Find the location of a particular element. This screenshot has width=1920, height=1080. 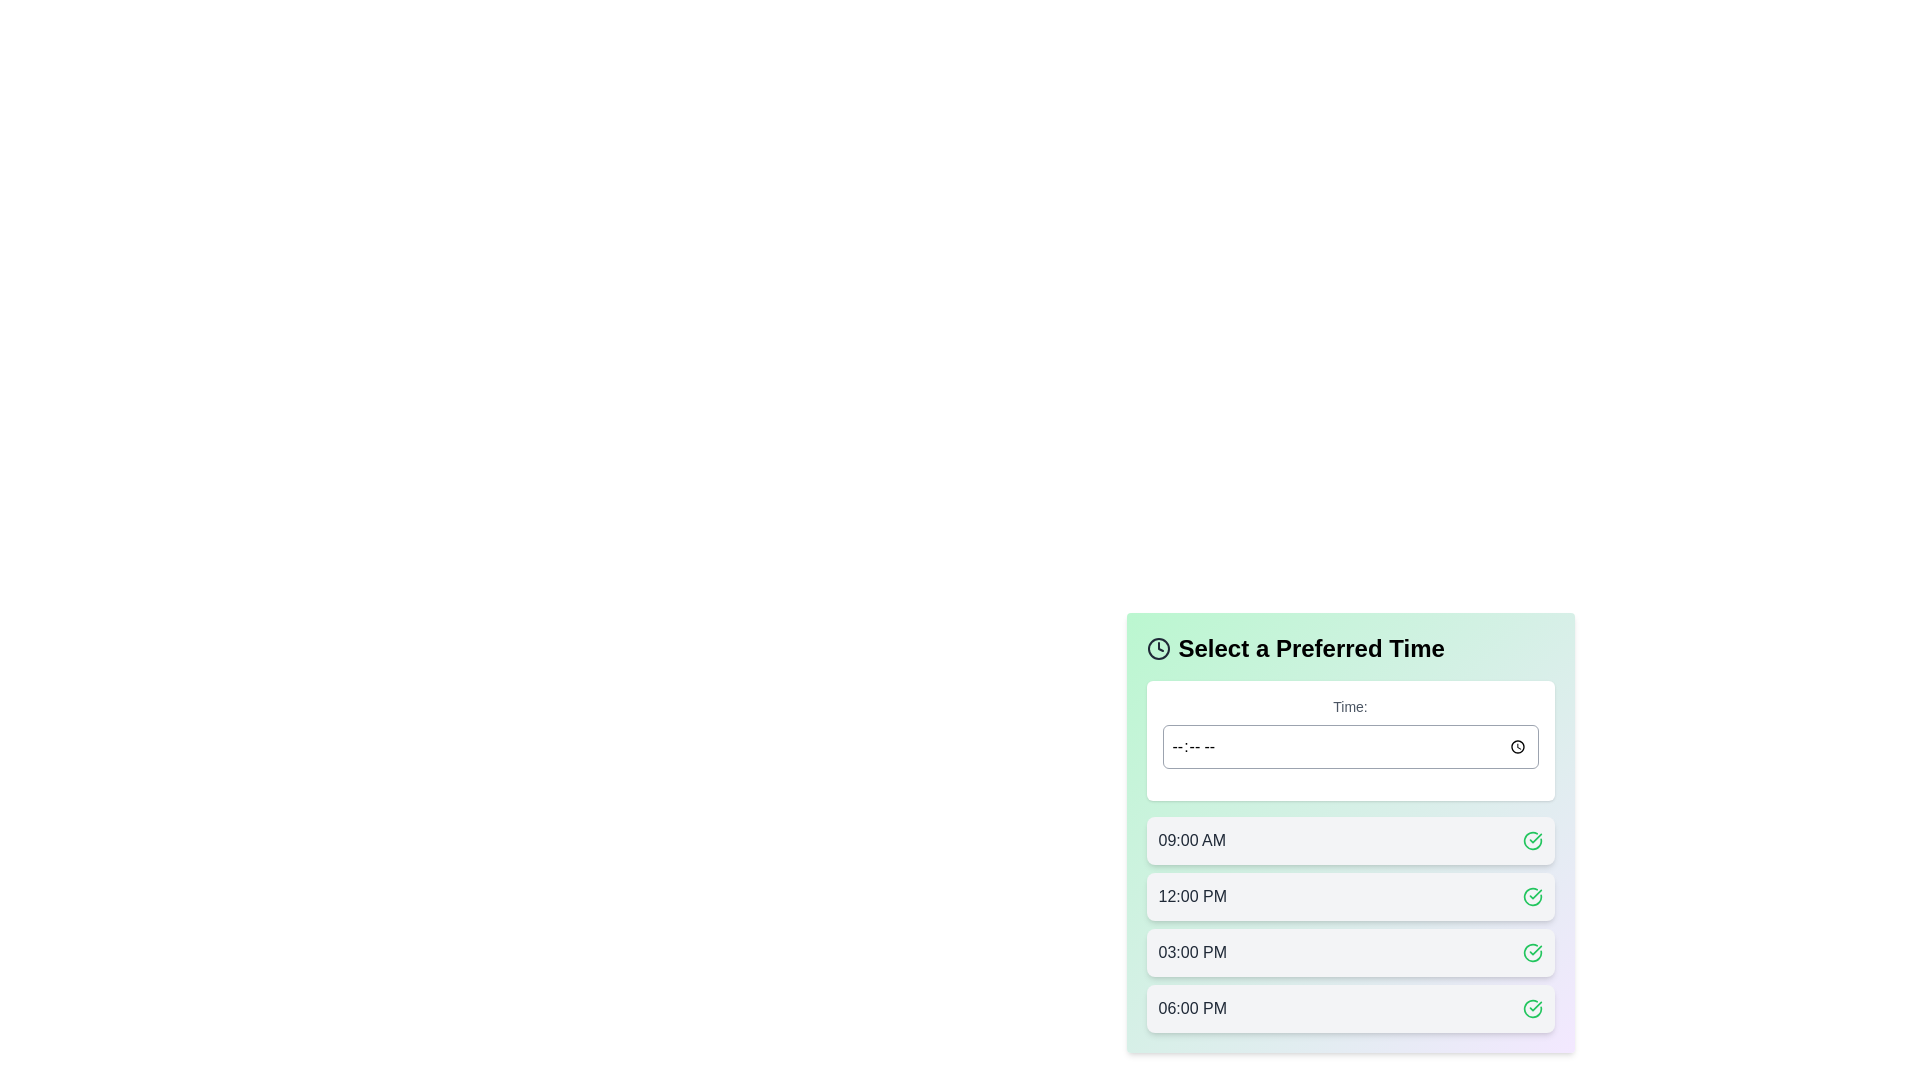

the visual confirmation icon located on the right side of the row for the '06:00 PM' time slot, which indicates the selection of this time slot is located at coordinates (1531, 840).